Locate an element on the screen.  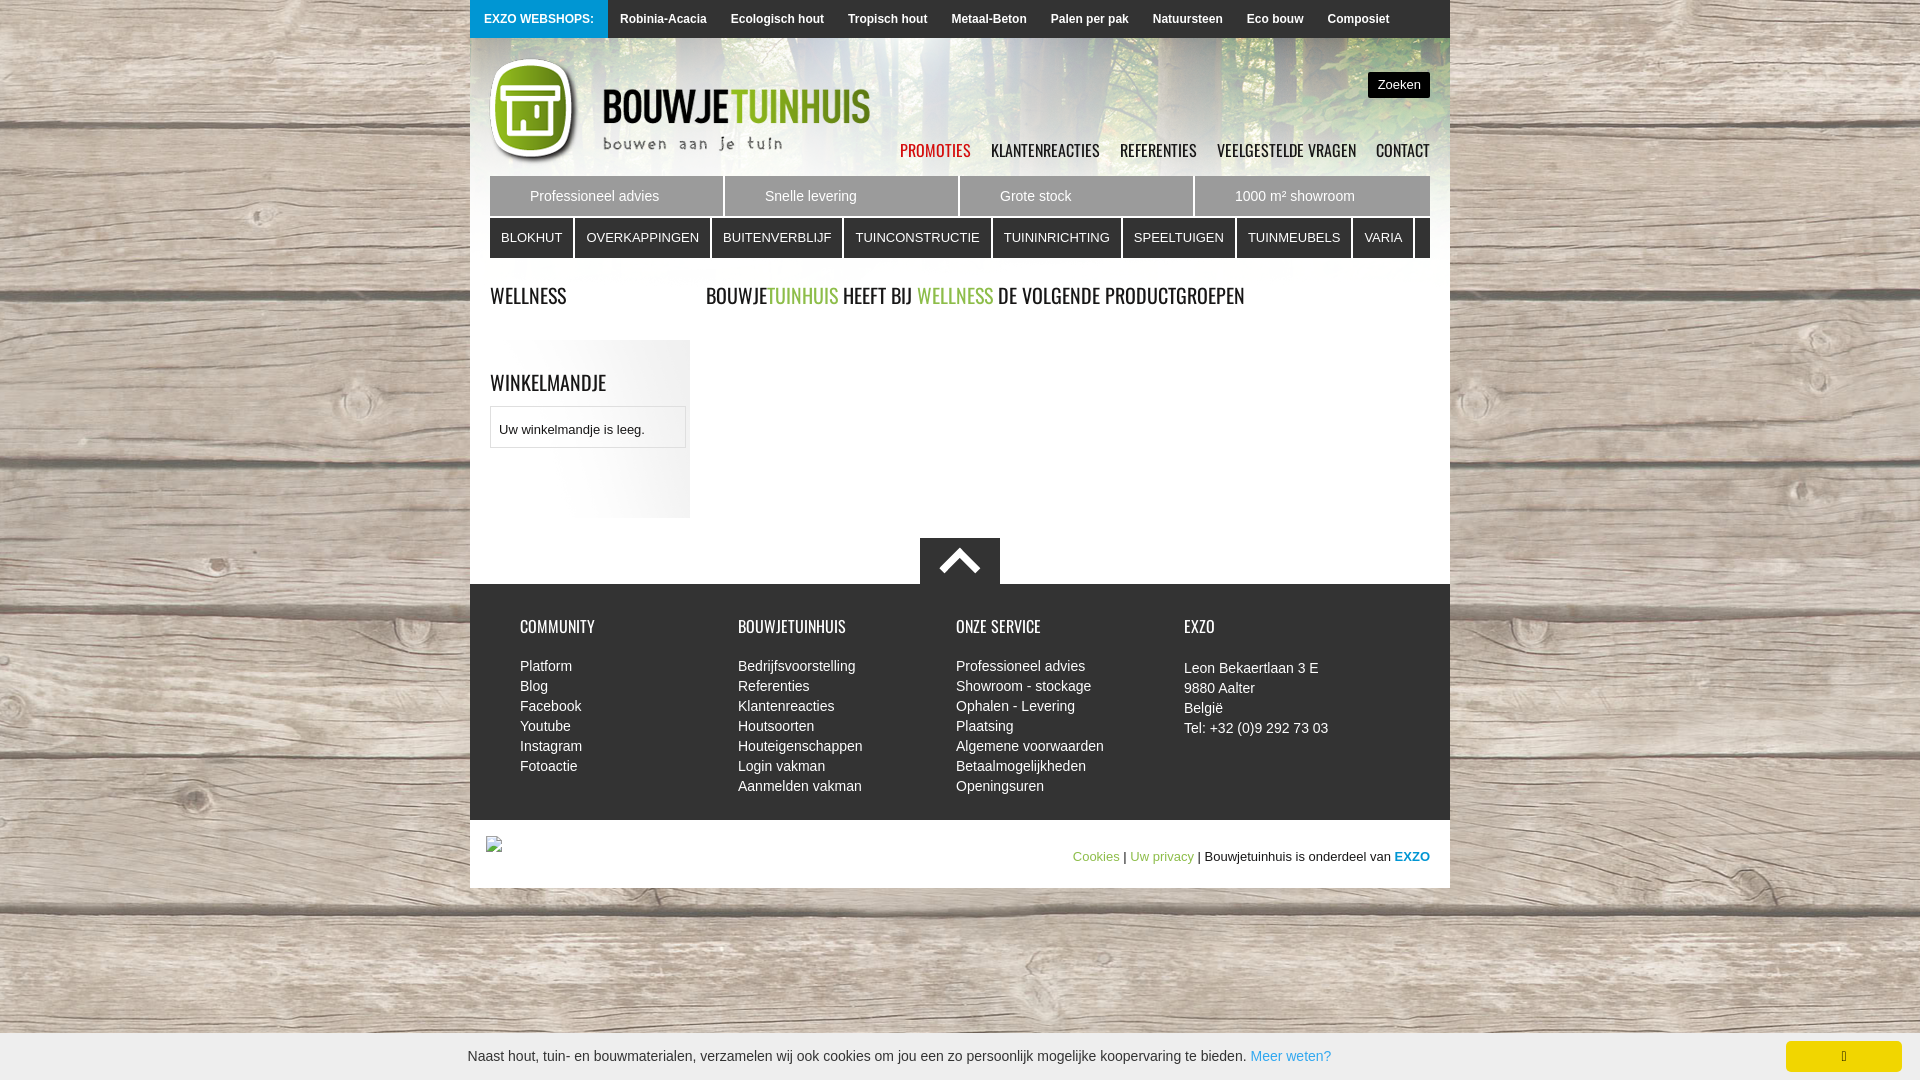
'REFERENTIES' is located at coordinates (1158, 149).